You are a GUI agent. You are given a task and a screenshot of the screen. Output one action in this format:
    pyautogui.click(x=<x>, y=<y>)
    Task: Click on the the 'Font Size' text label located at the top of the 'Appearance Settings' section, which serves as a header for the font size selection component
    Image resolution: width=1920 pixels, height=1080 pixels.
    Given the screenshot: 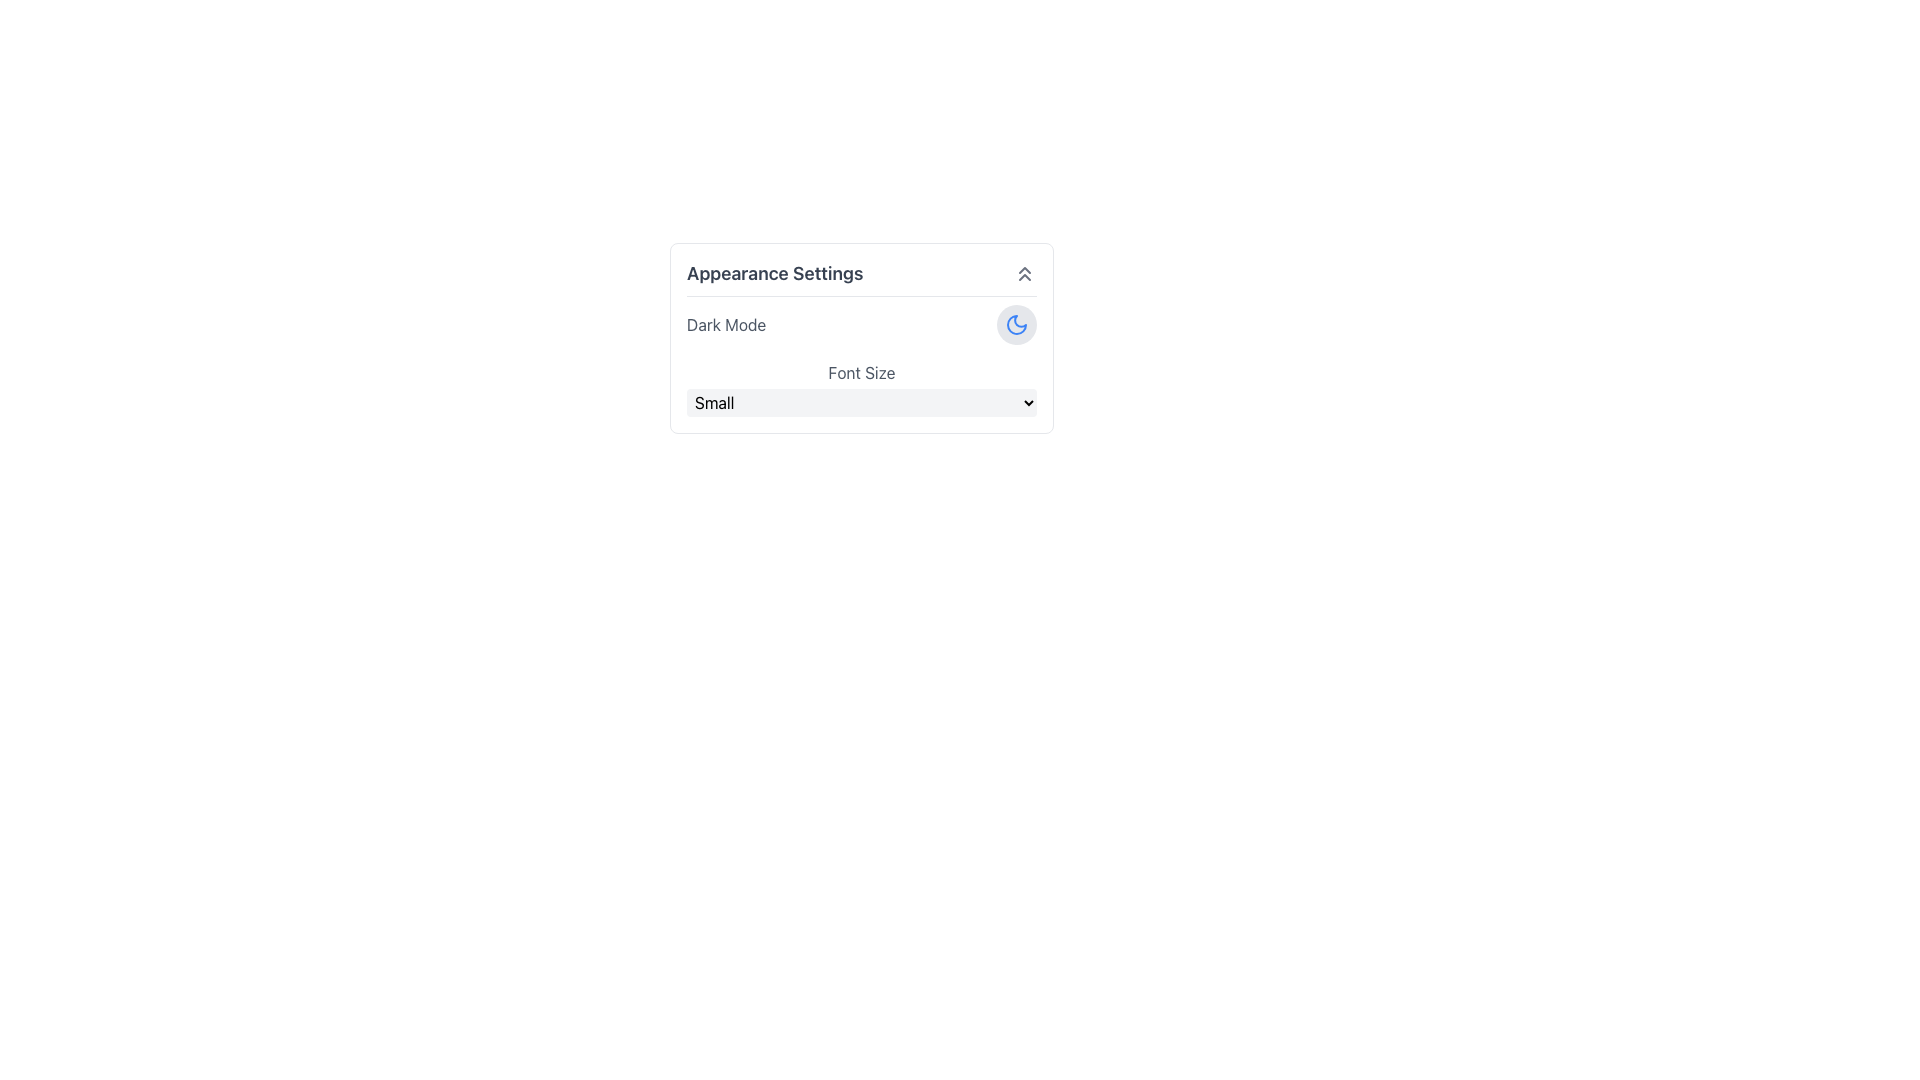 What is the action you would take?
    pyautogui.click(x=862, y=373)
    